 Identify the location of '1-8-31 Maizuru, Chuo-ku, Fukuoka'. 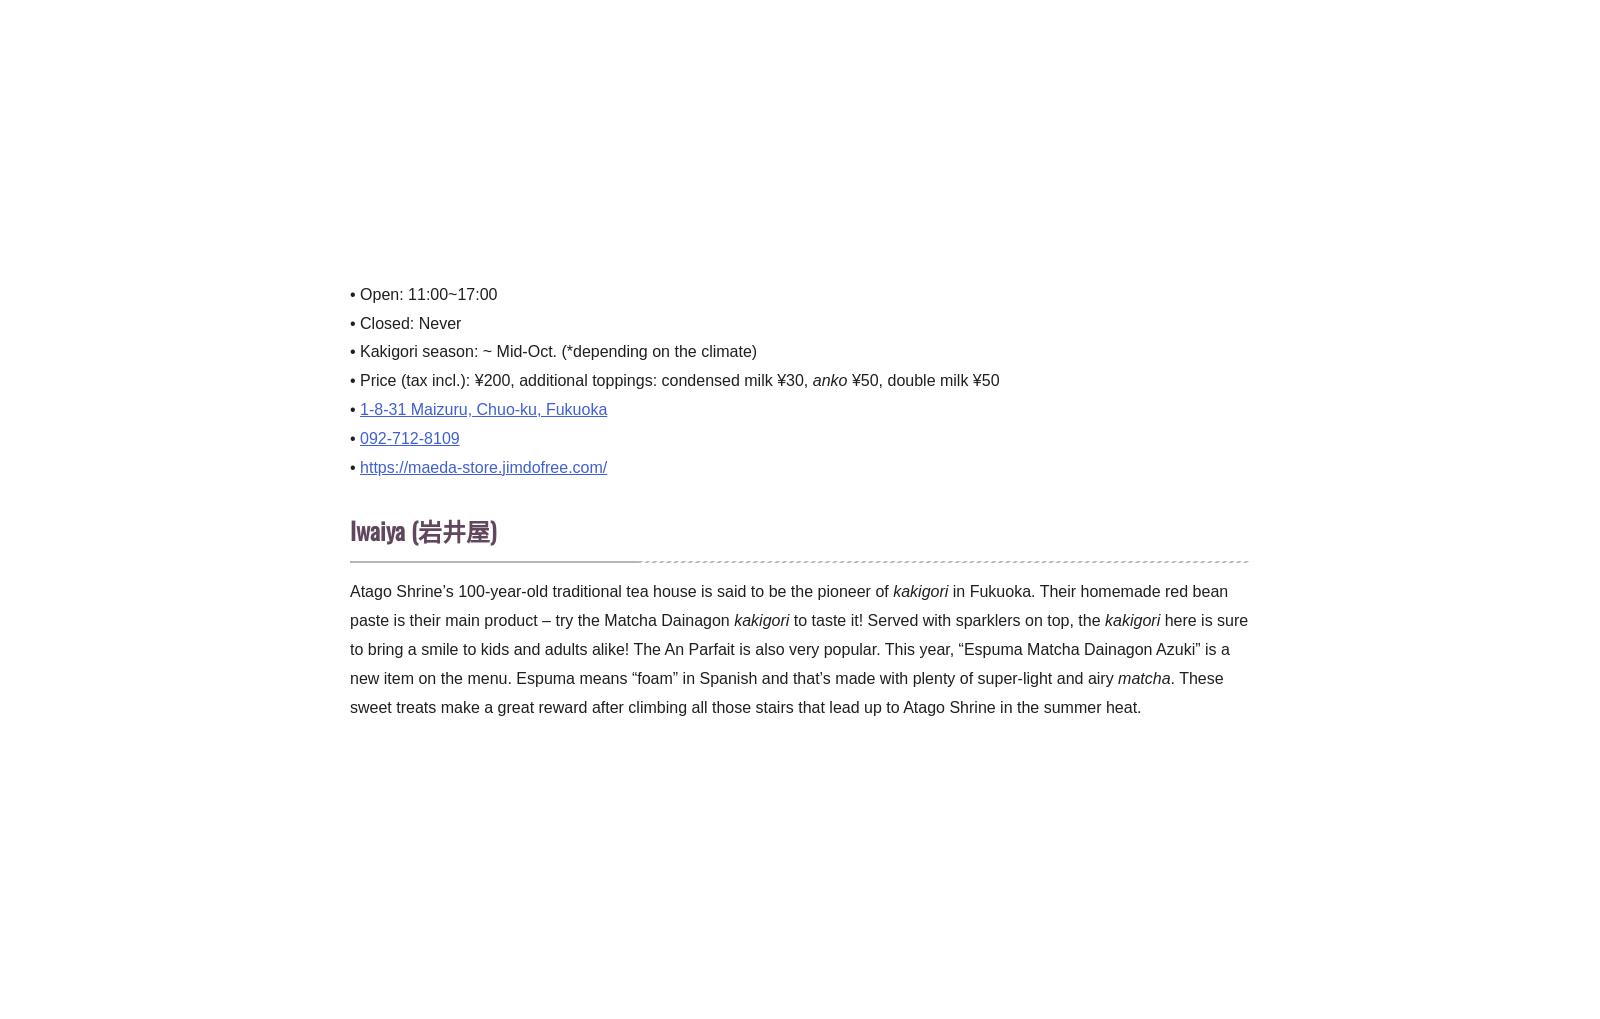
(482, 407).